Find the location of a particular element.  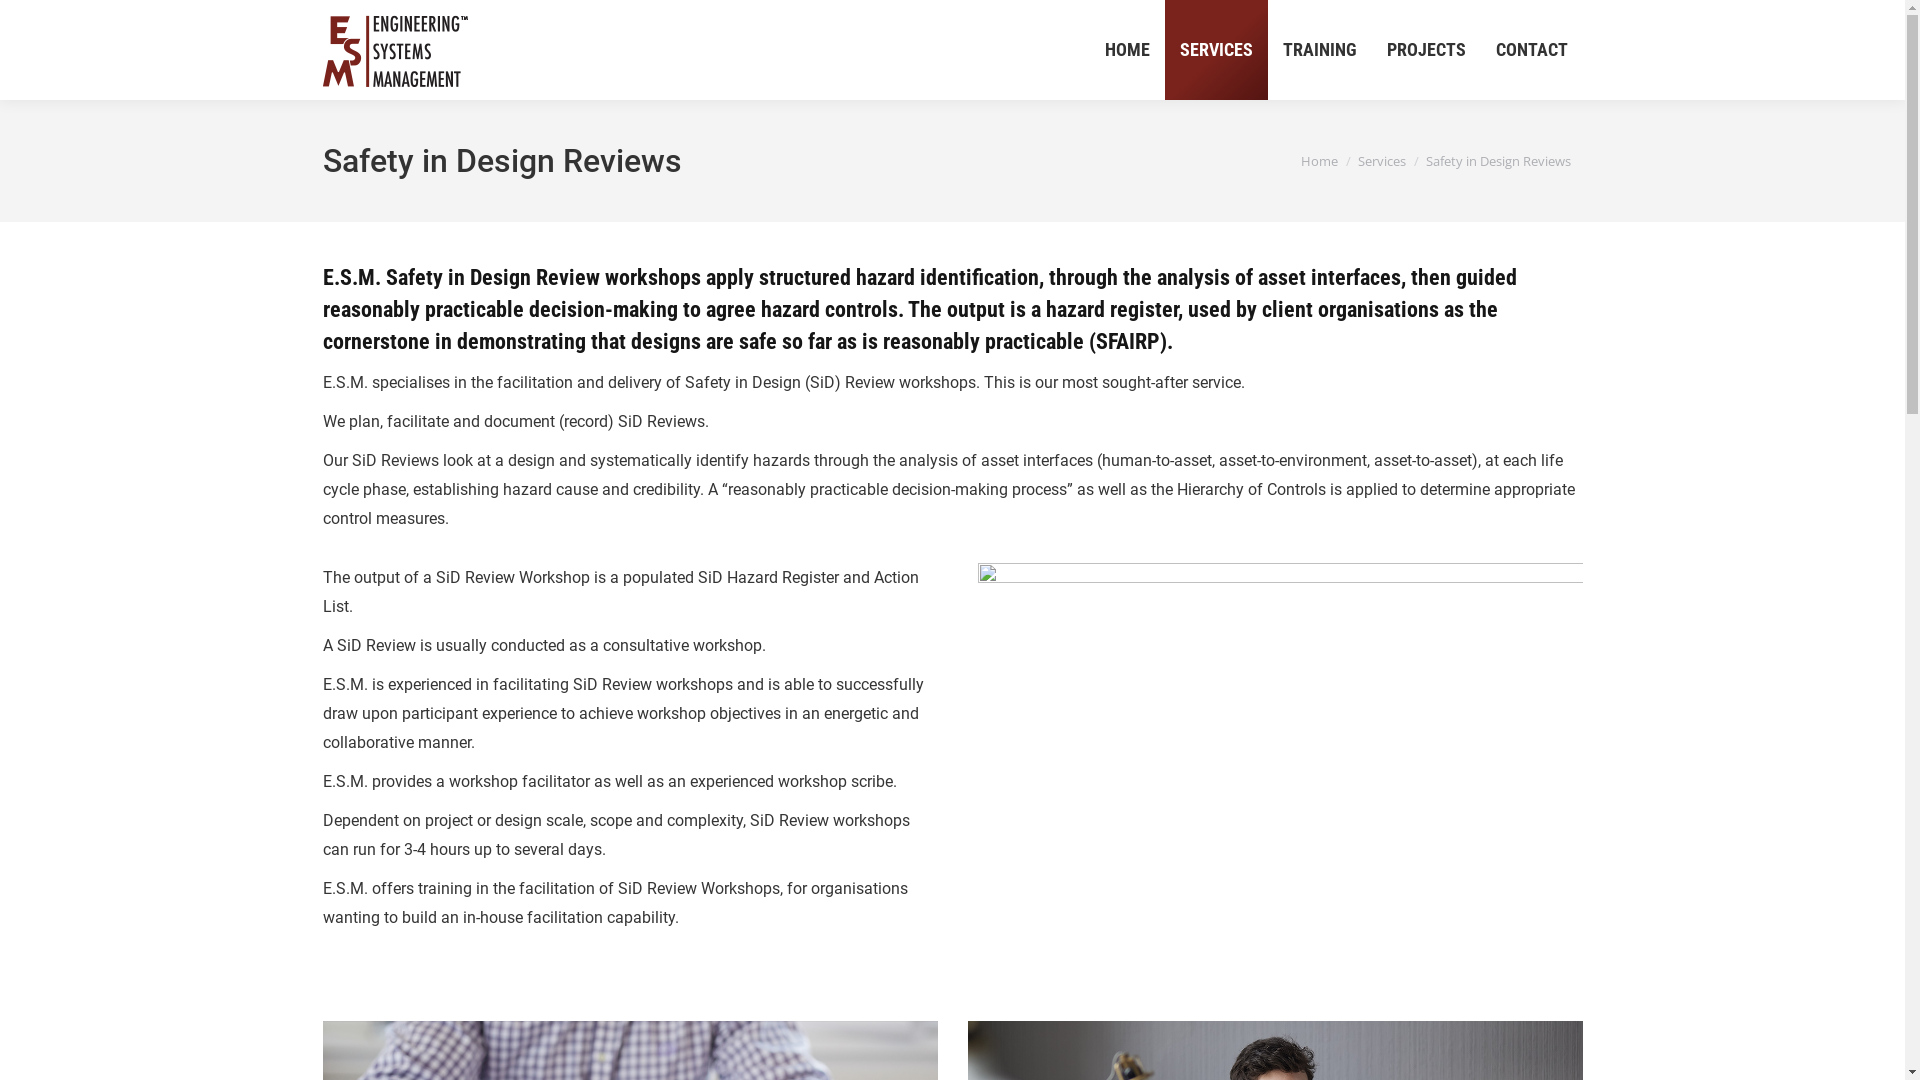

'Services' is located at coordinates (1358, 160).